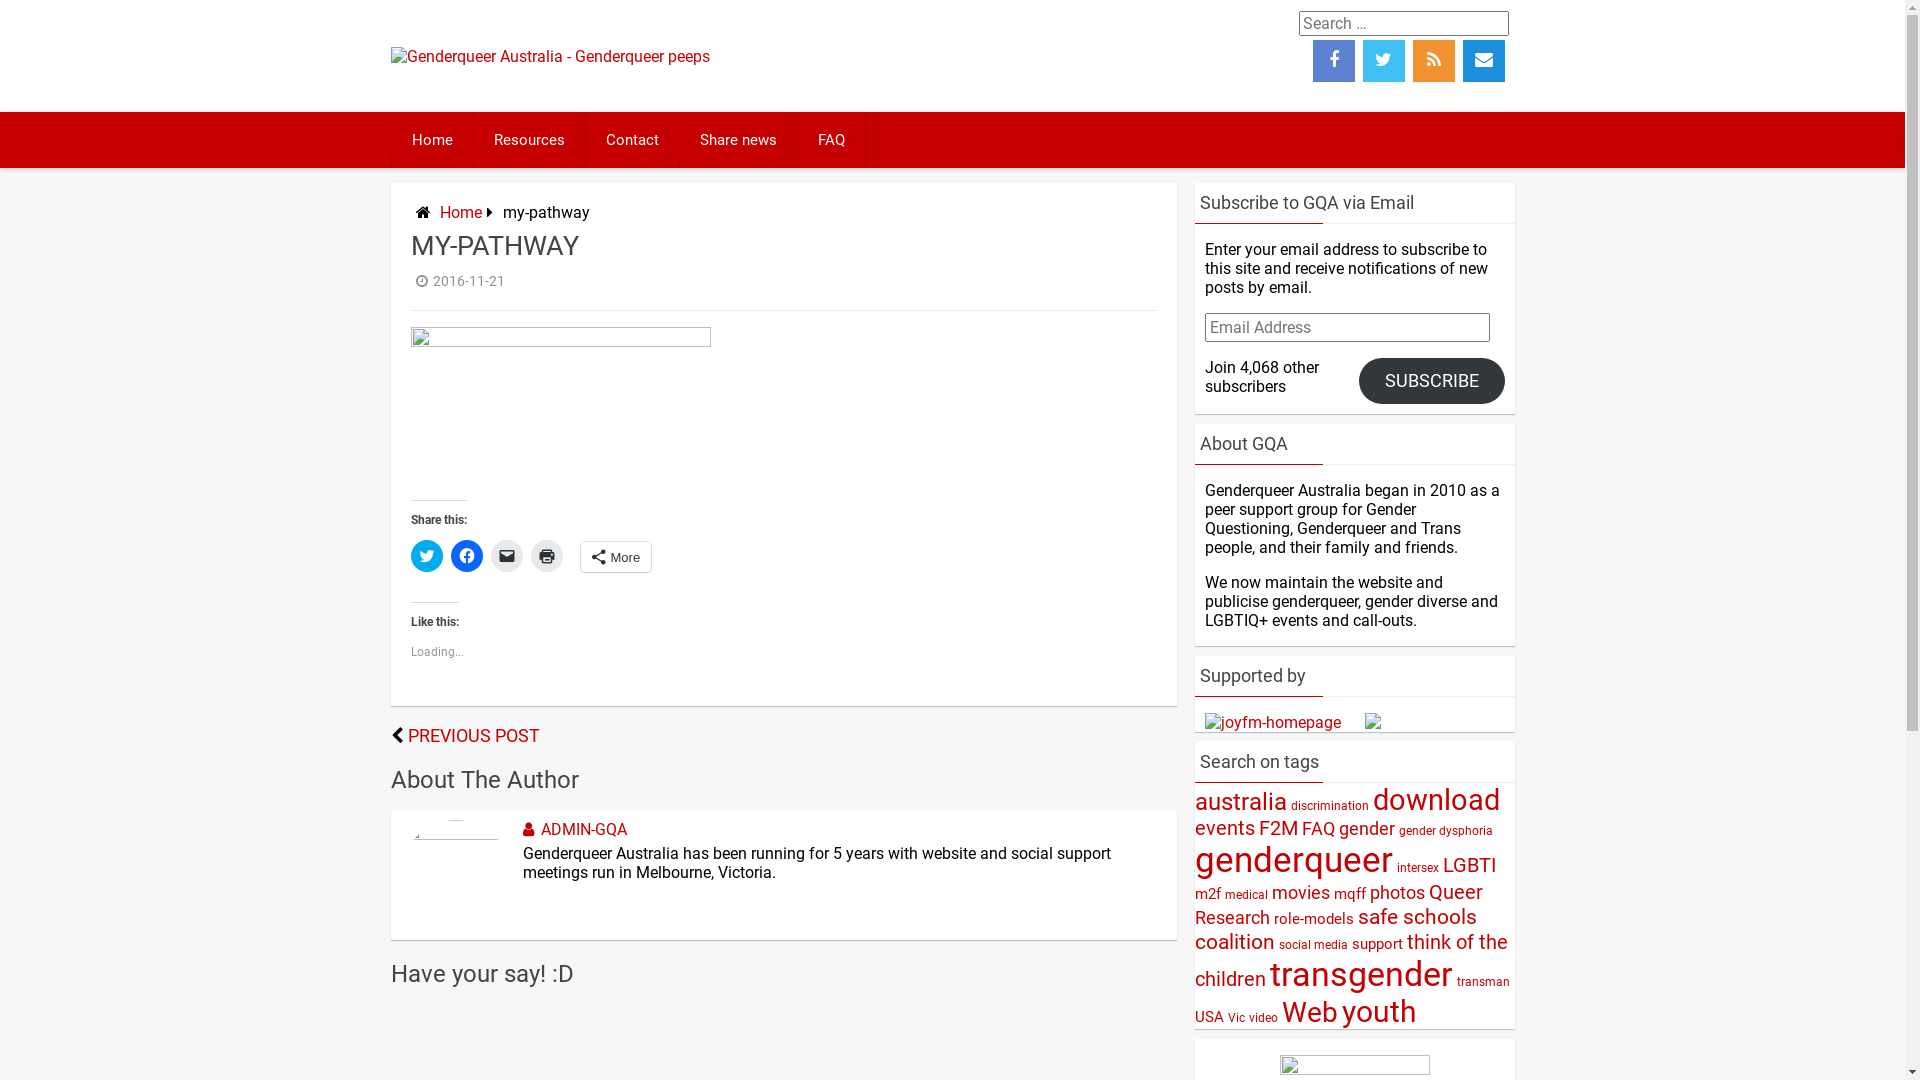 The height and width of the screenshot is (1080, 1920). What do you see at coordinates (529, 138) in the screenshot?
I see `'Resources'` at bounding box center [529, 138].